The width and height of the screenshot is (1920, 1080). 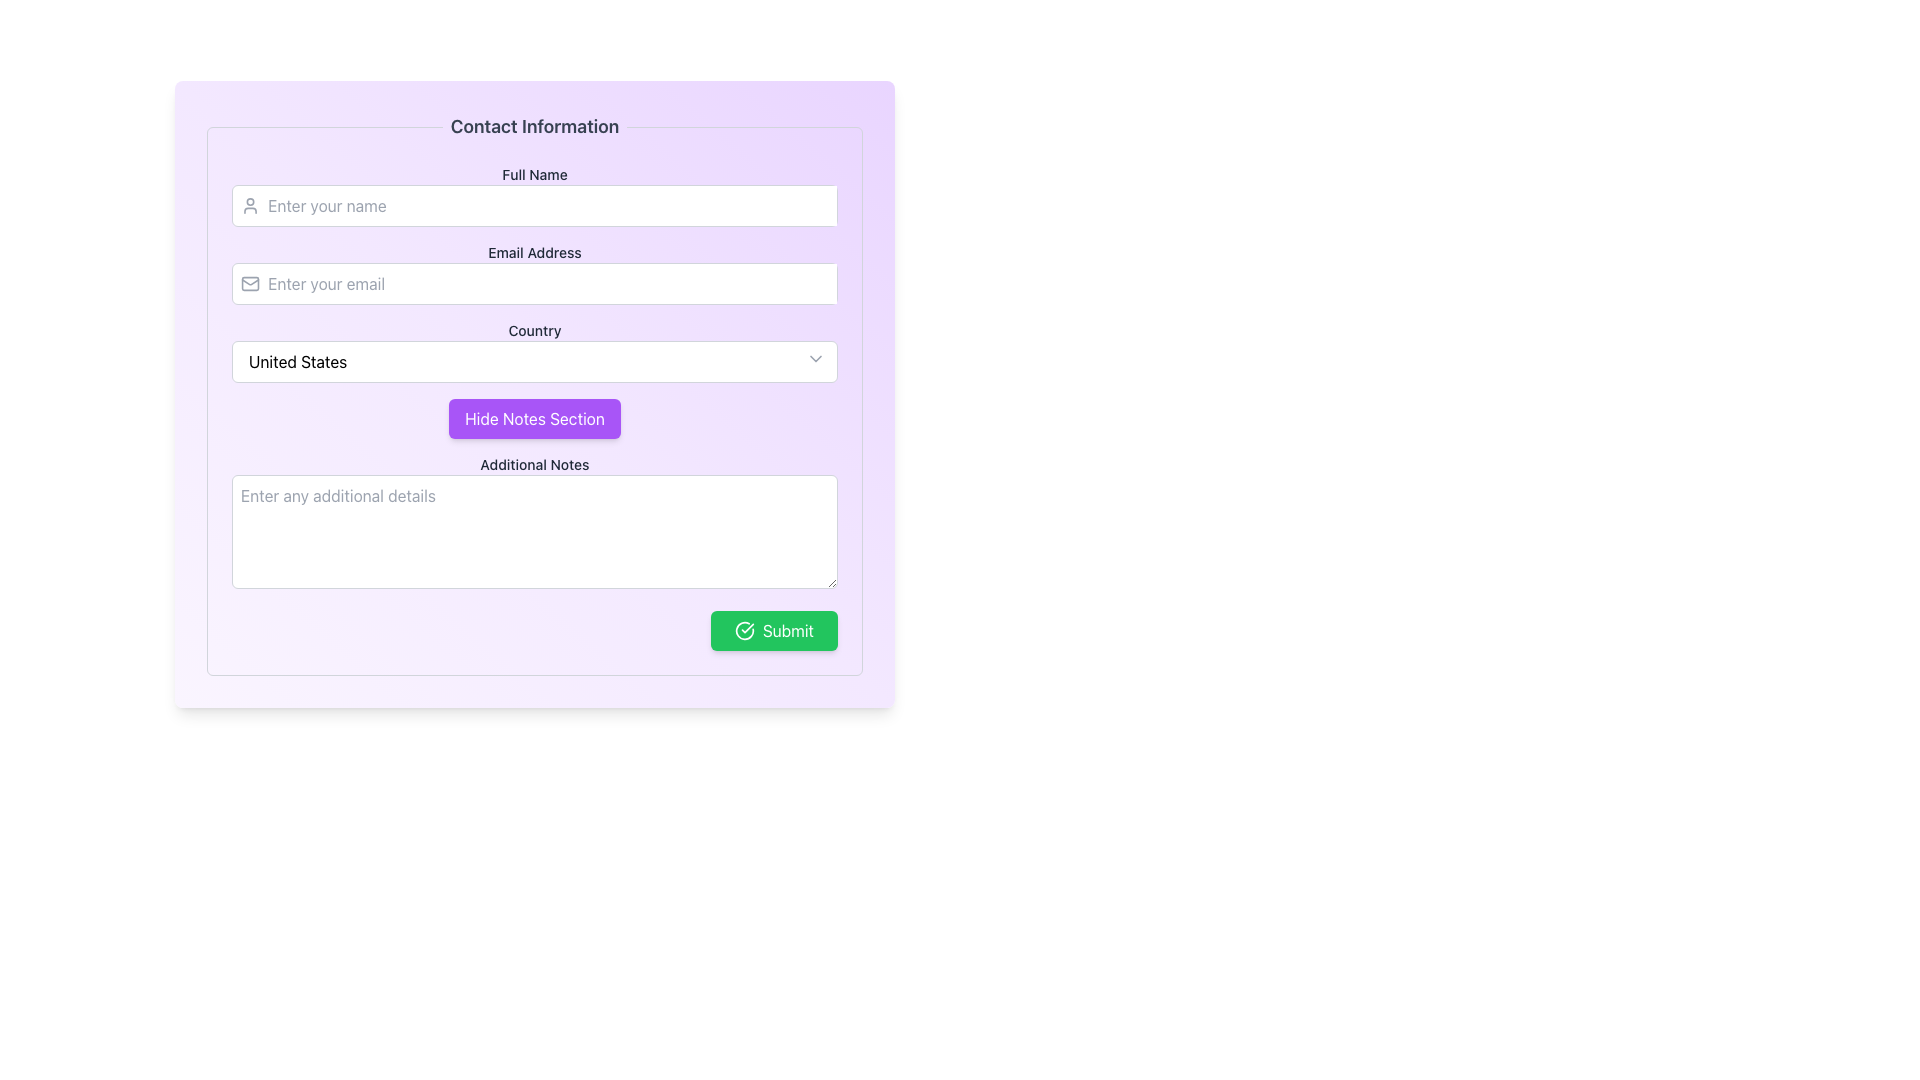 What do you see at coordinates (249, 205) in the screenshot?
I see `the user icon, which is a small gray SVG graphic of a human figure with a circular head and curved shoulders, located to the left of the 'Enter your name' text input field` at bounding box center [249, 205].